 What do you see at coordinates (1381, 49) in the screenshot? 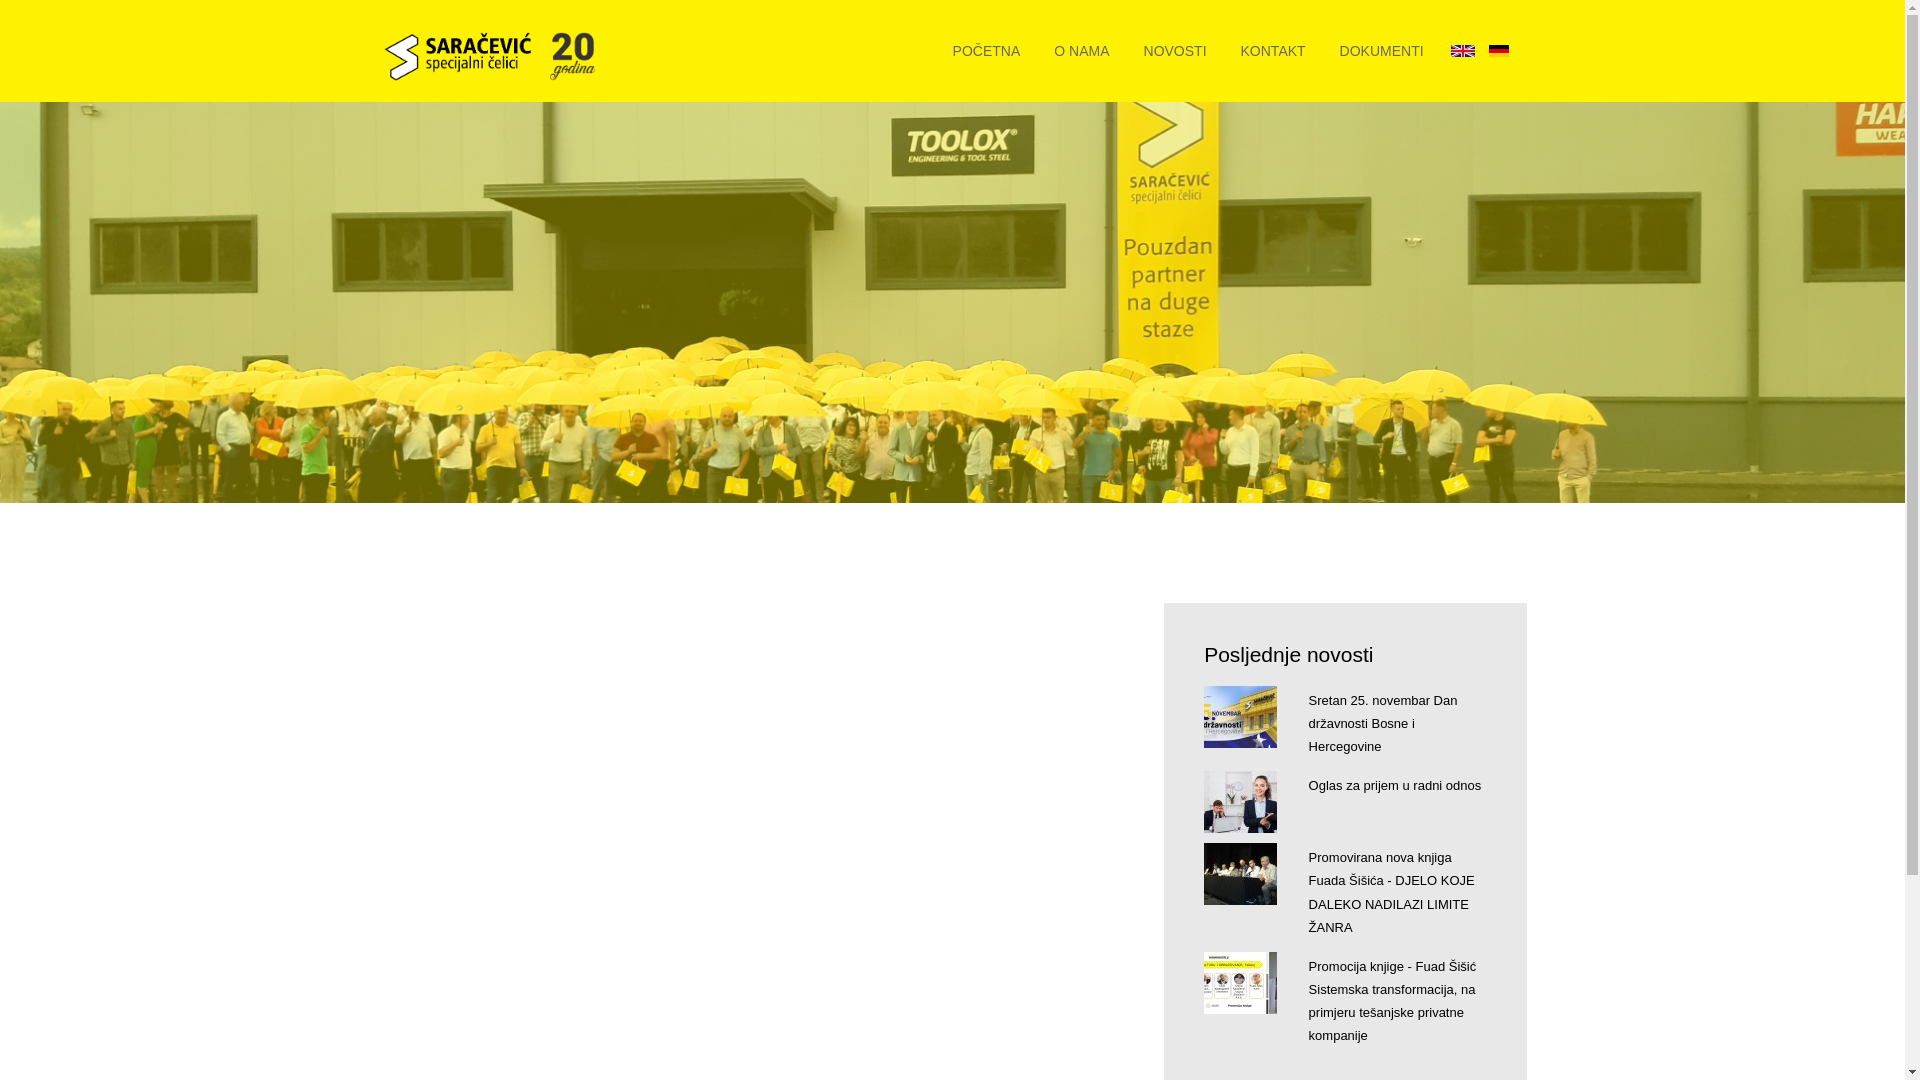
I see `'DOKUMENTI'` at bounding box center [1381, 49].